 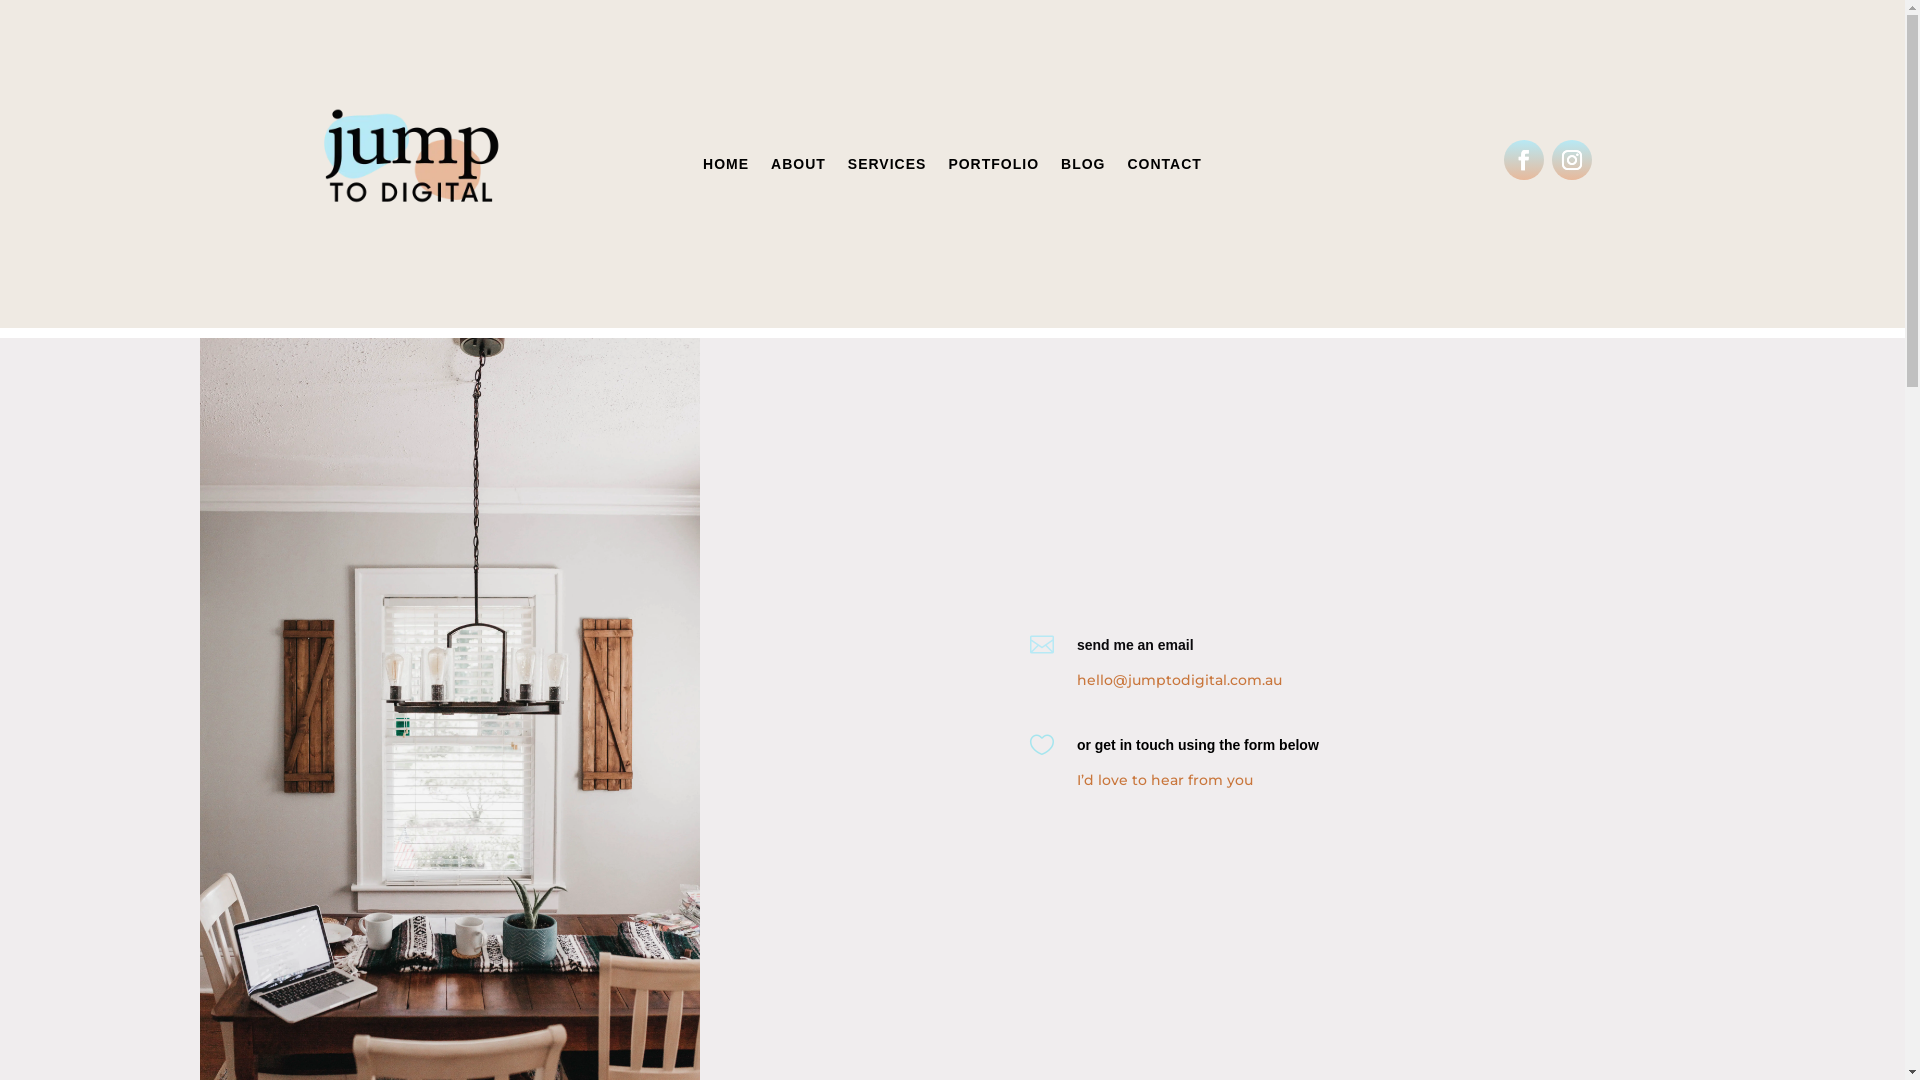 I want to click on 'ABOUT', so click(x=797, y=167).